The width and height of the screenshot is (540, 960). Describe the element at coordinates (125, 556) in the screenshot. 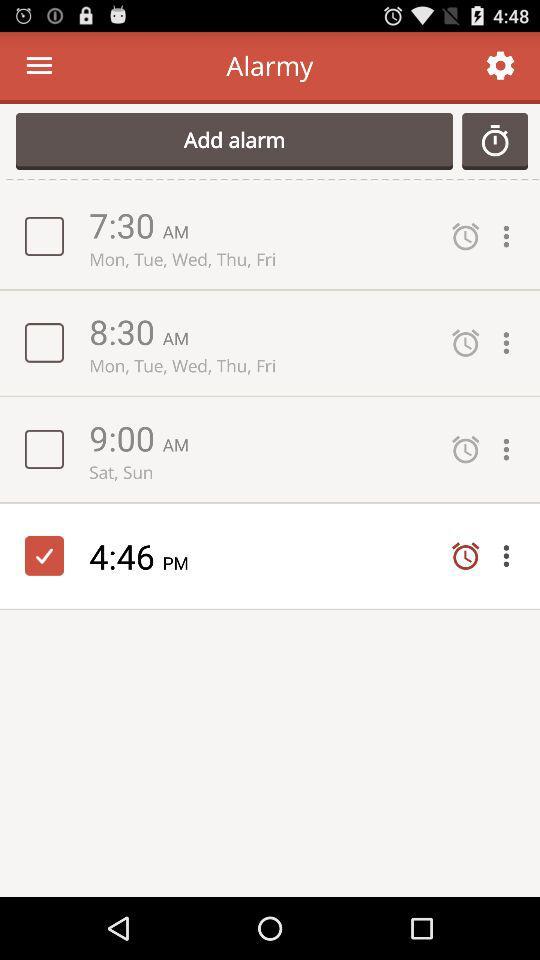

I see `icon next to the pm` at that location.